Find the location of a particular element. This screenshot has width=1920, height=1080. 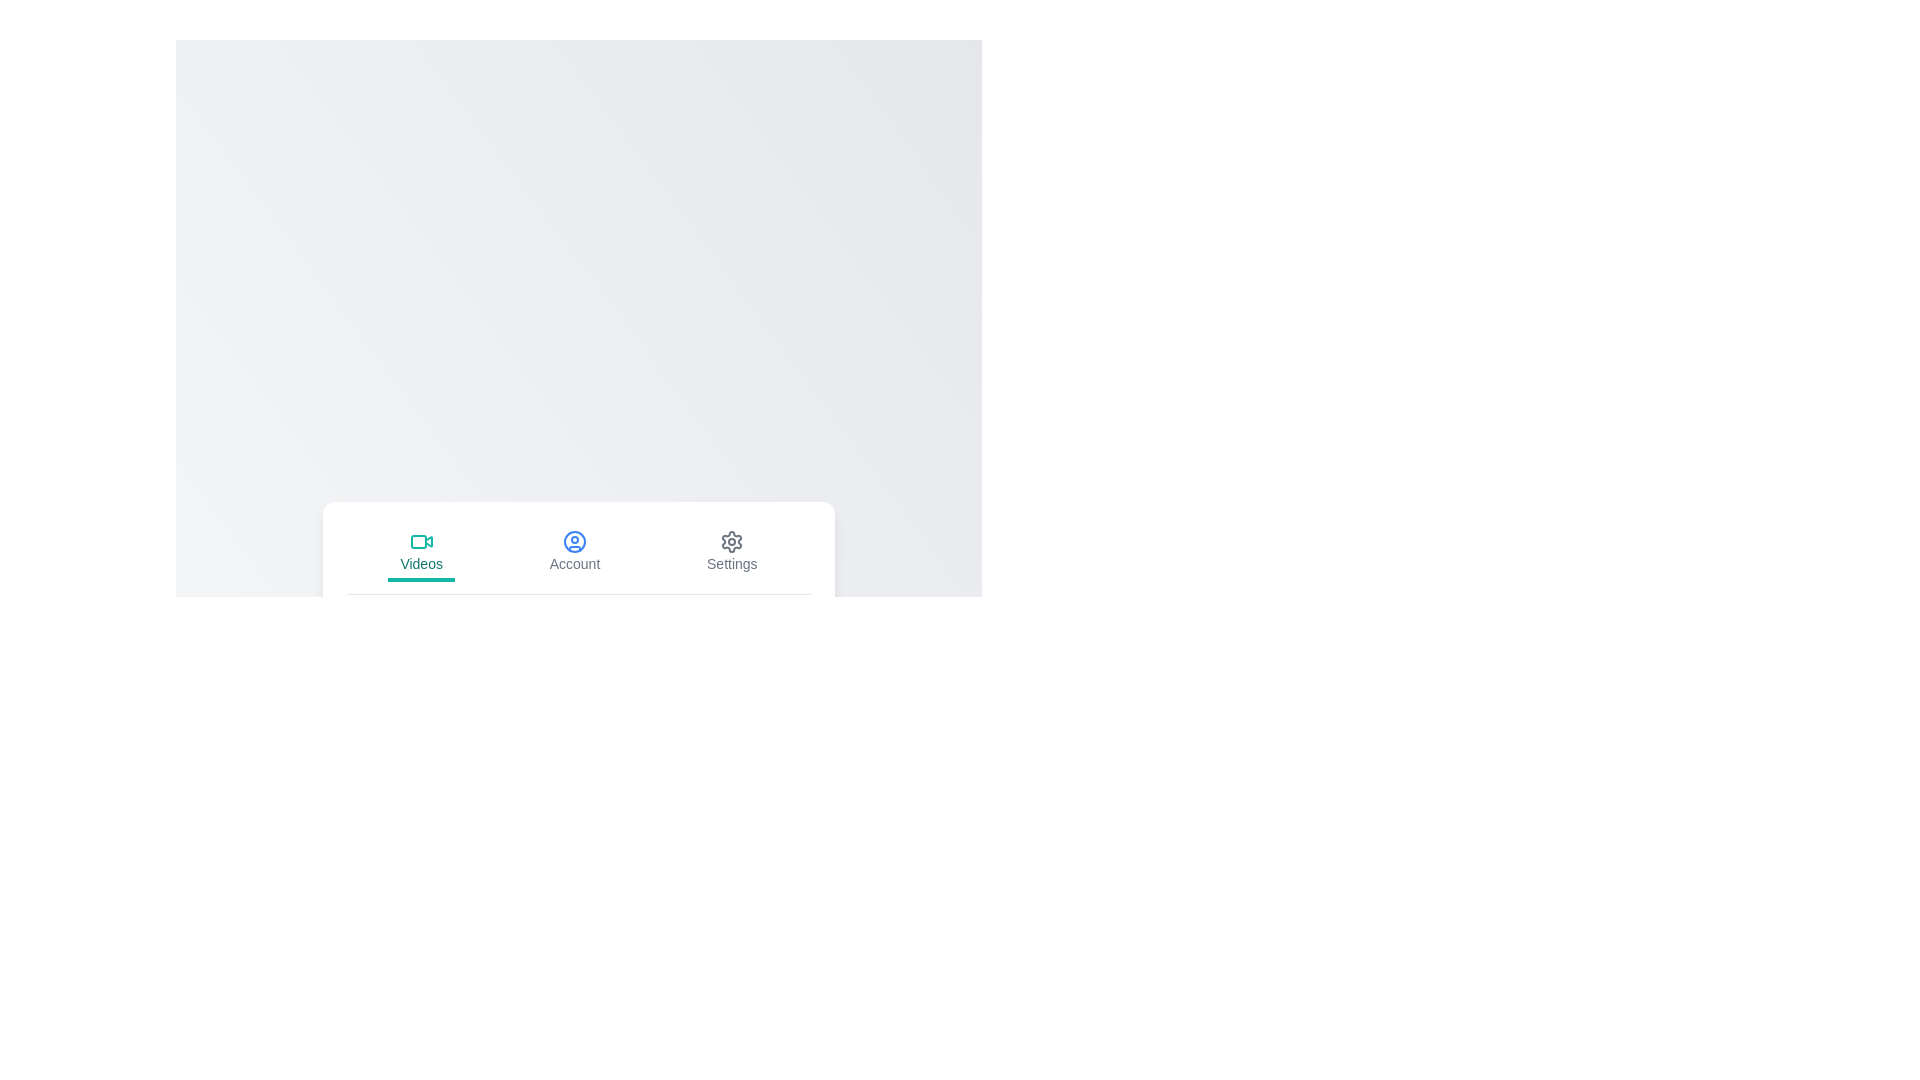

the icon of the Account tab to select it is located at coordinates (574, 541).